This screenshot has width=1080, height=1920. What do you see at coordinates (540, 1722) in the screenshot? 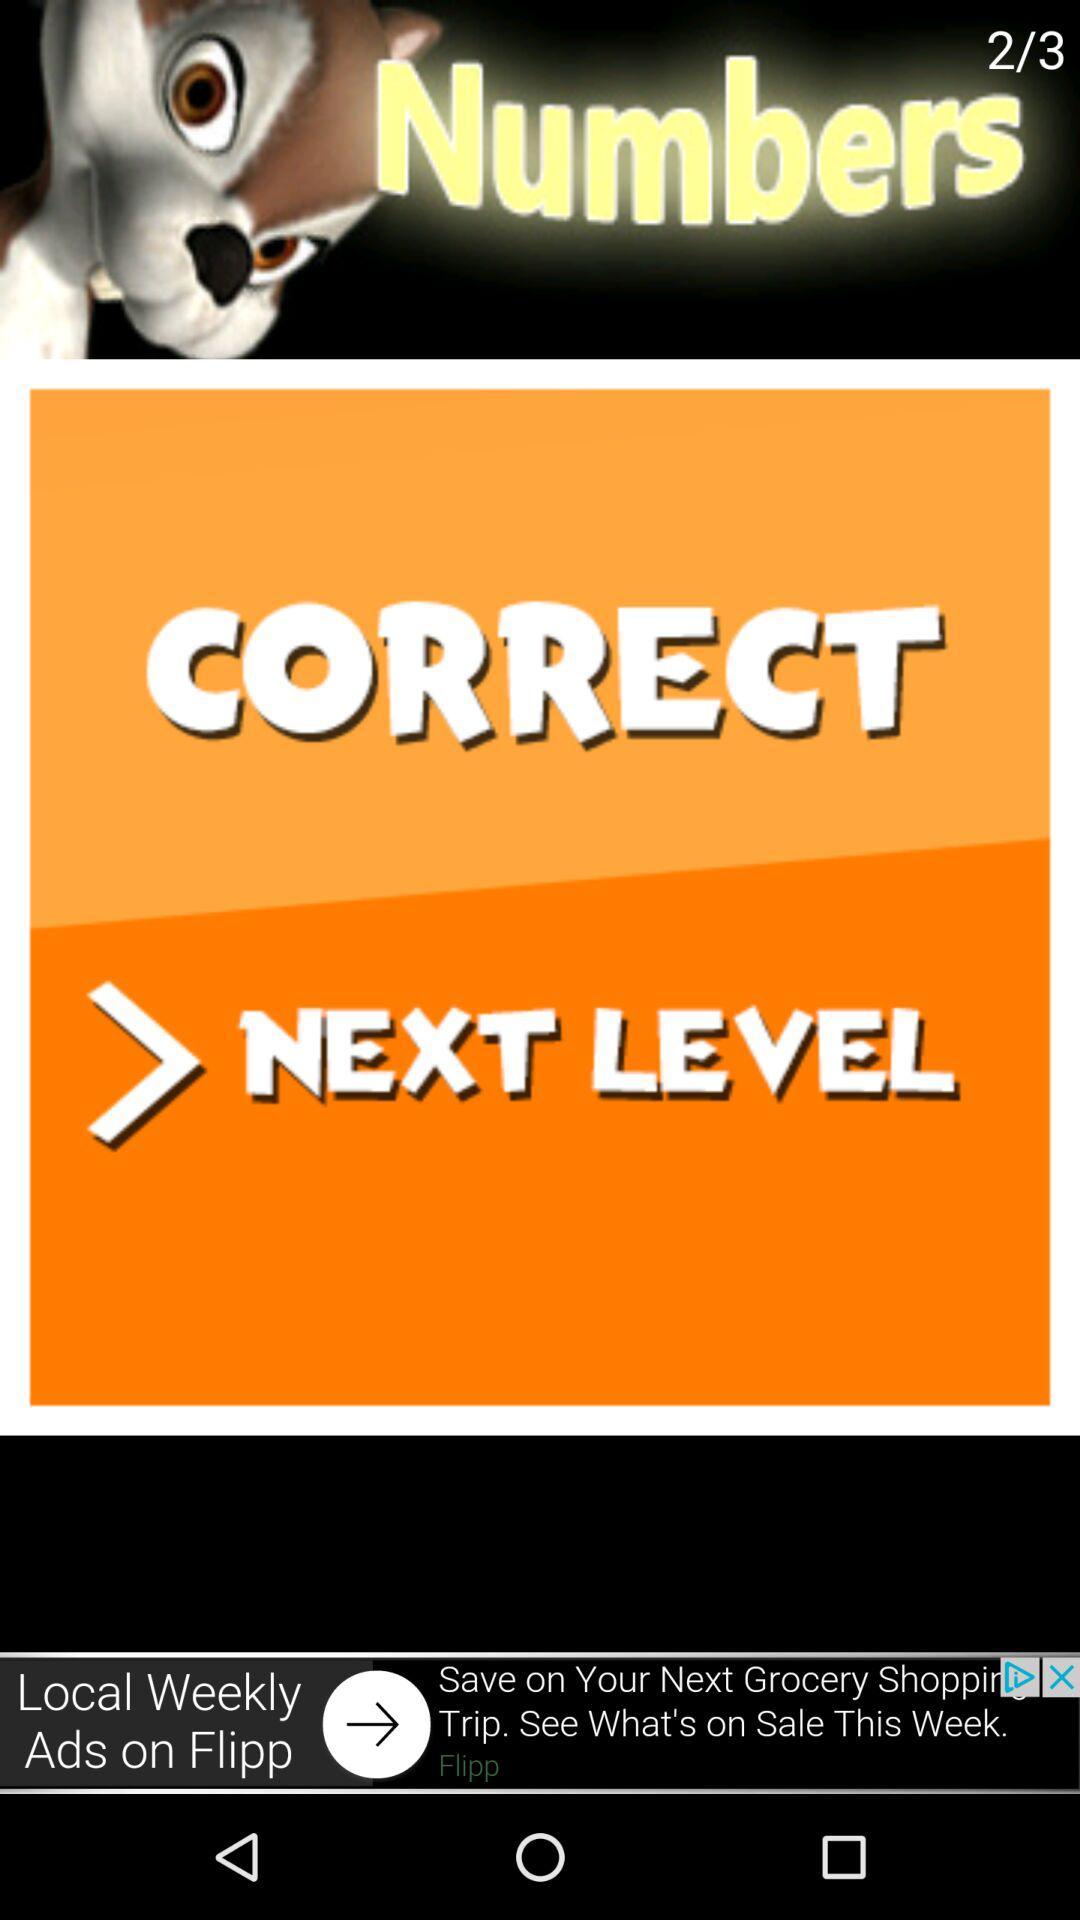
I see `advertisement` at bounding box center [540, 1722].